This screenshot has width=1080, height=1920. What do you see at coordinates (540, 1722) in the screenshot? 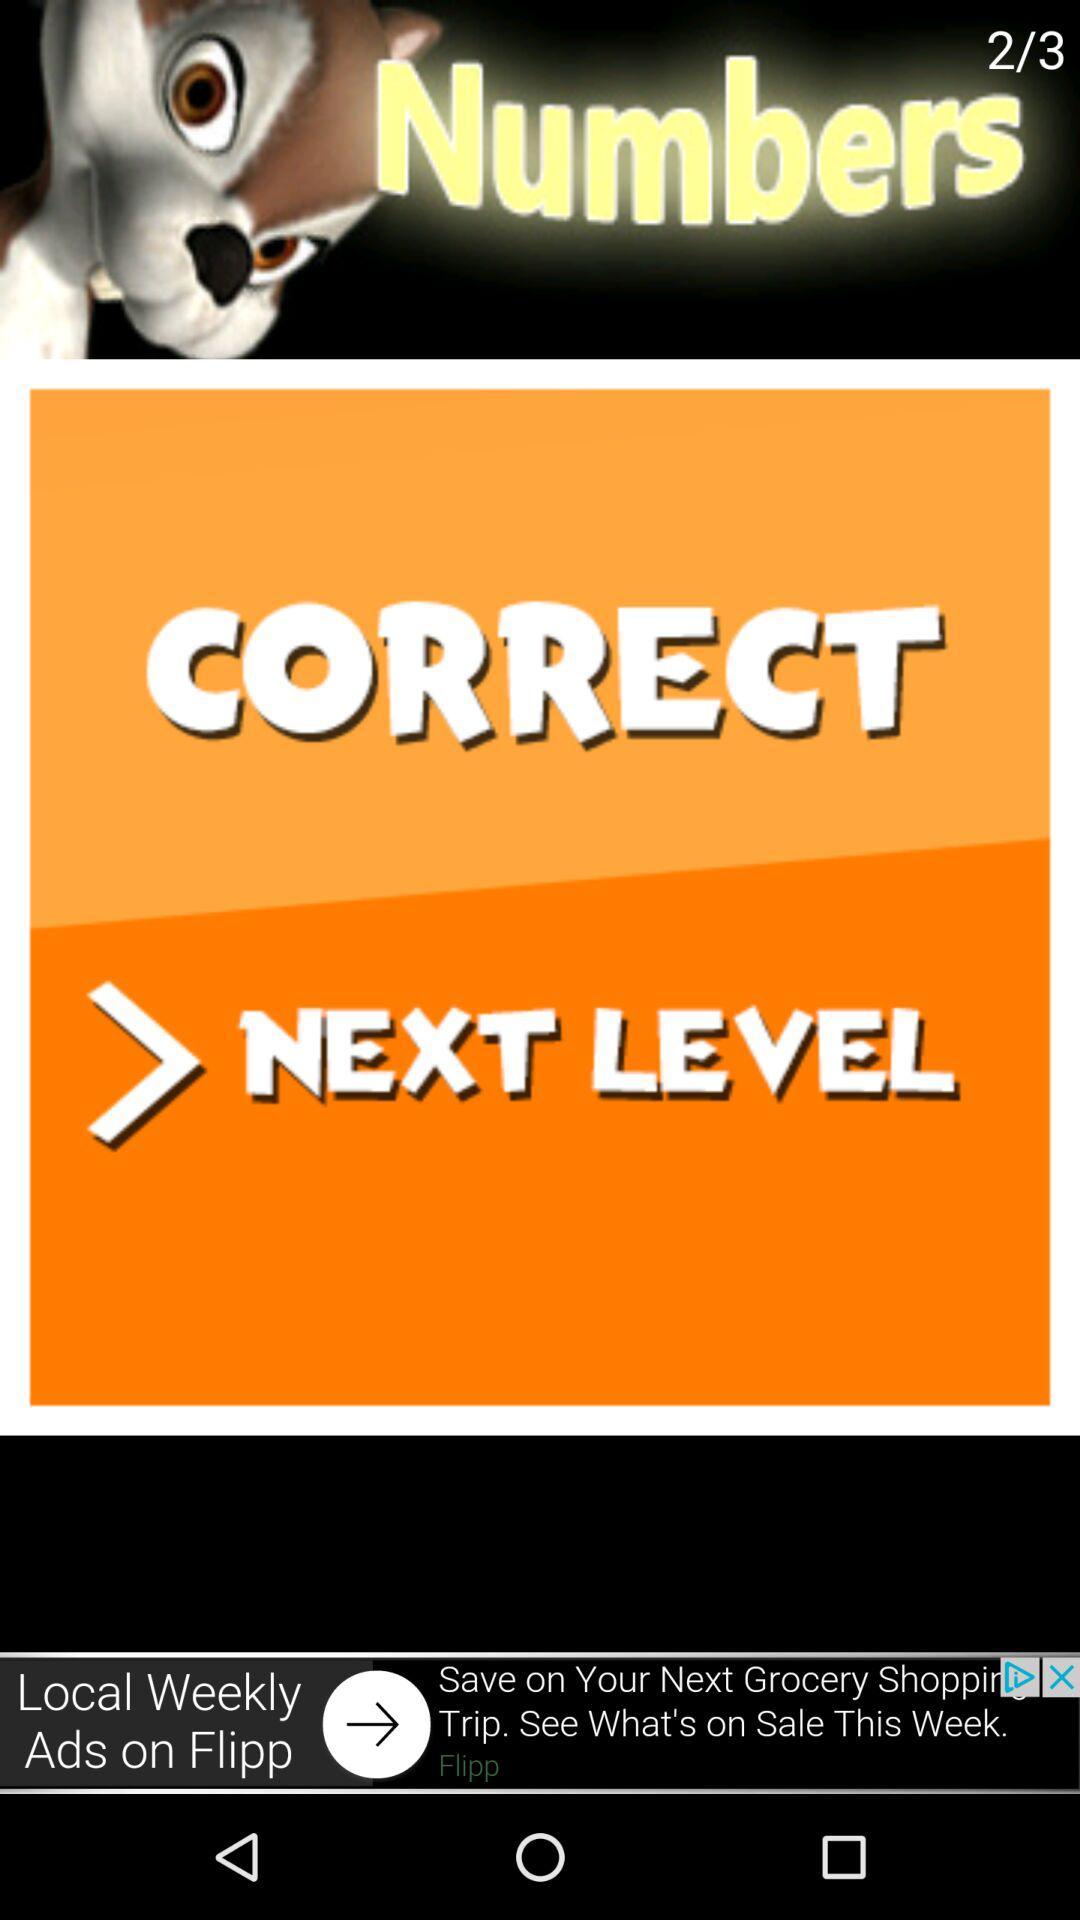
I see `advertisement` at bounding box center [540, 1722].